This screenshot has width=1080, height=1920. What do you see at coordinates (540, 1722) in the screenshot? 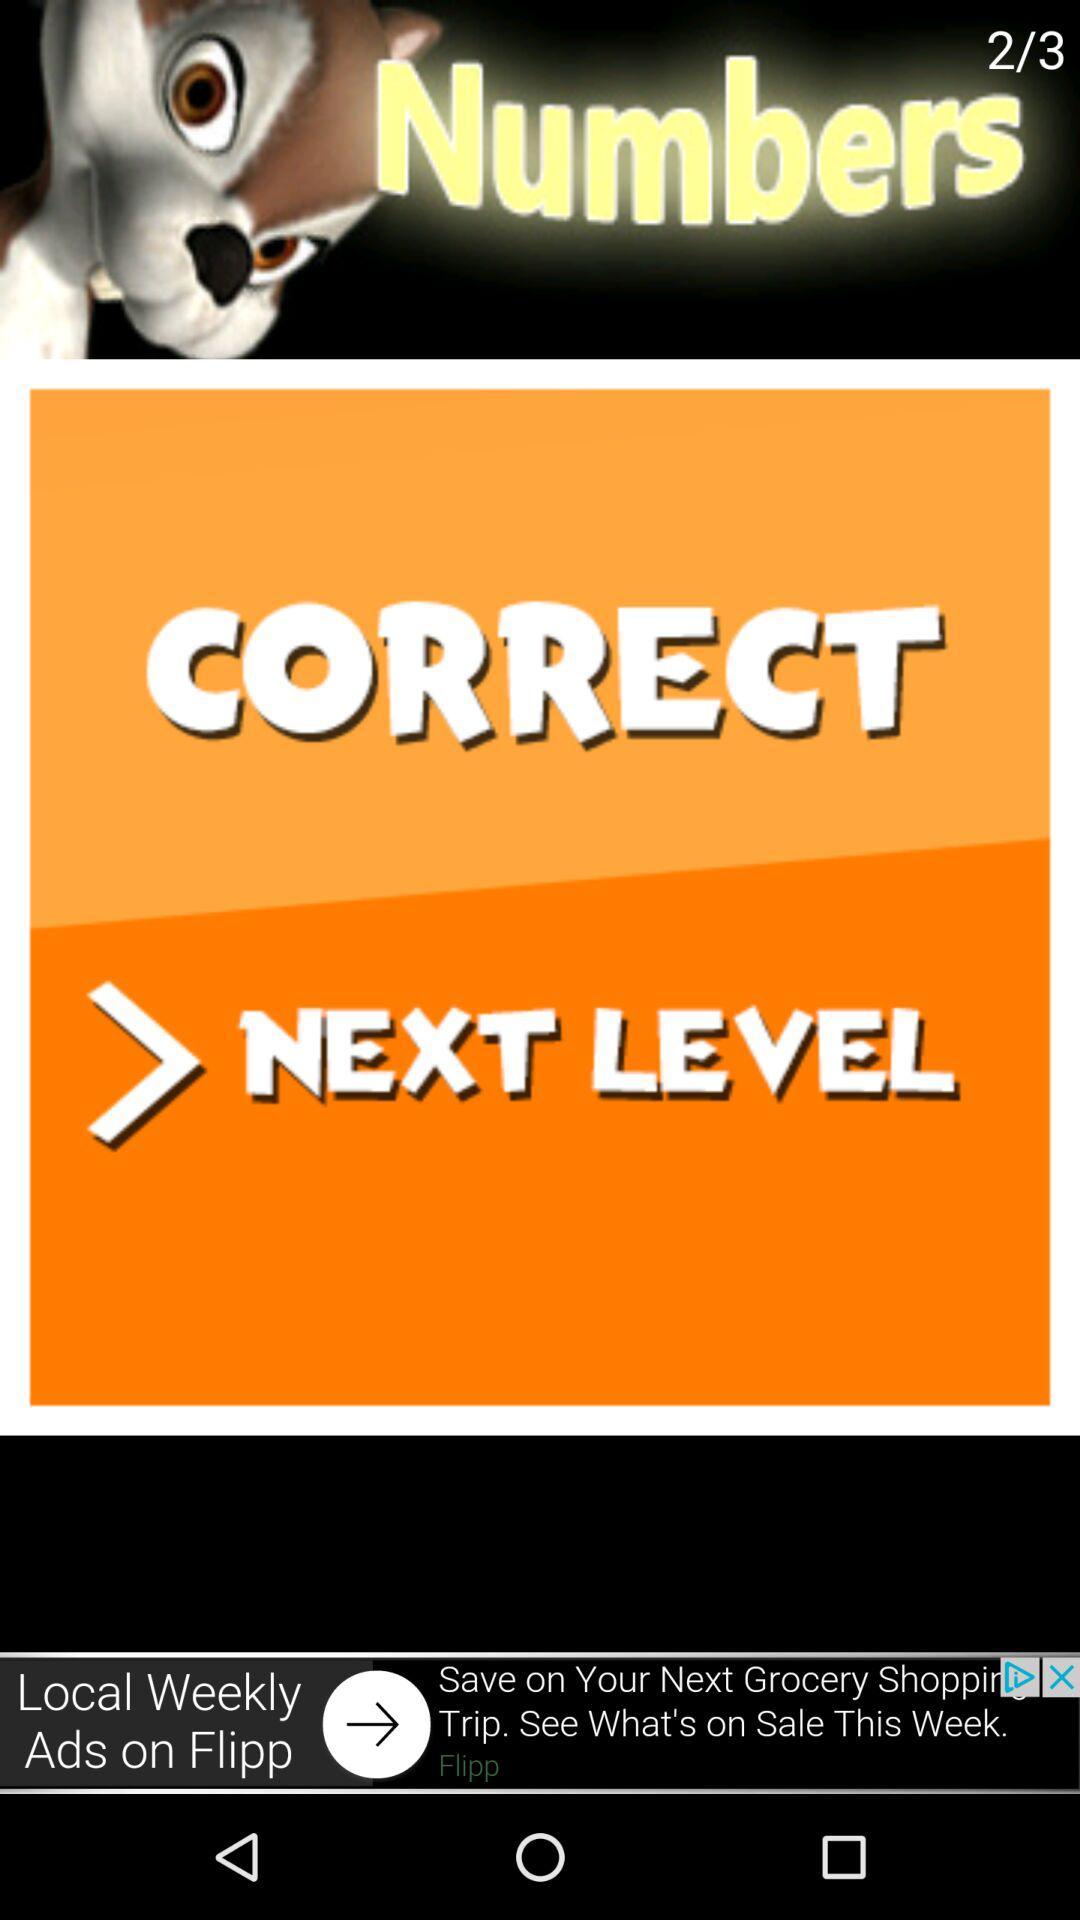
I see `advertisement` at bounding box center [540, 1722].